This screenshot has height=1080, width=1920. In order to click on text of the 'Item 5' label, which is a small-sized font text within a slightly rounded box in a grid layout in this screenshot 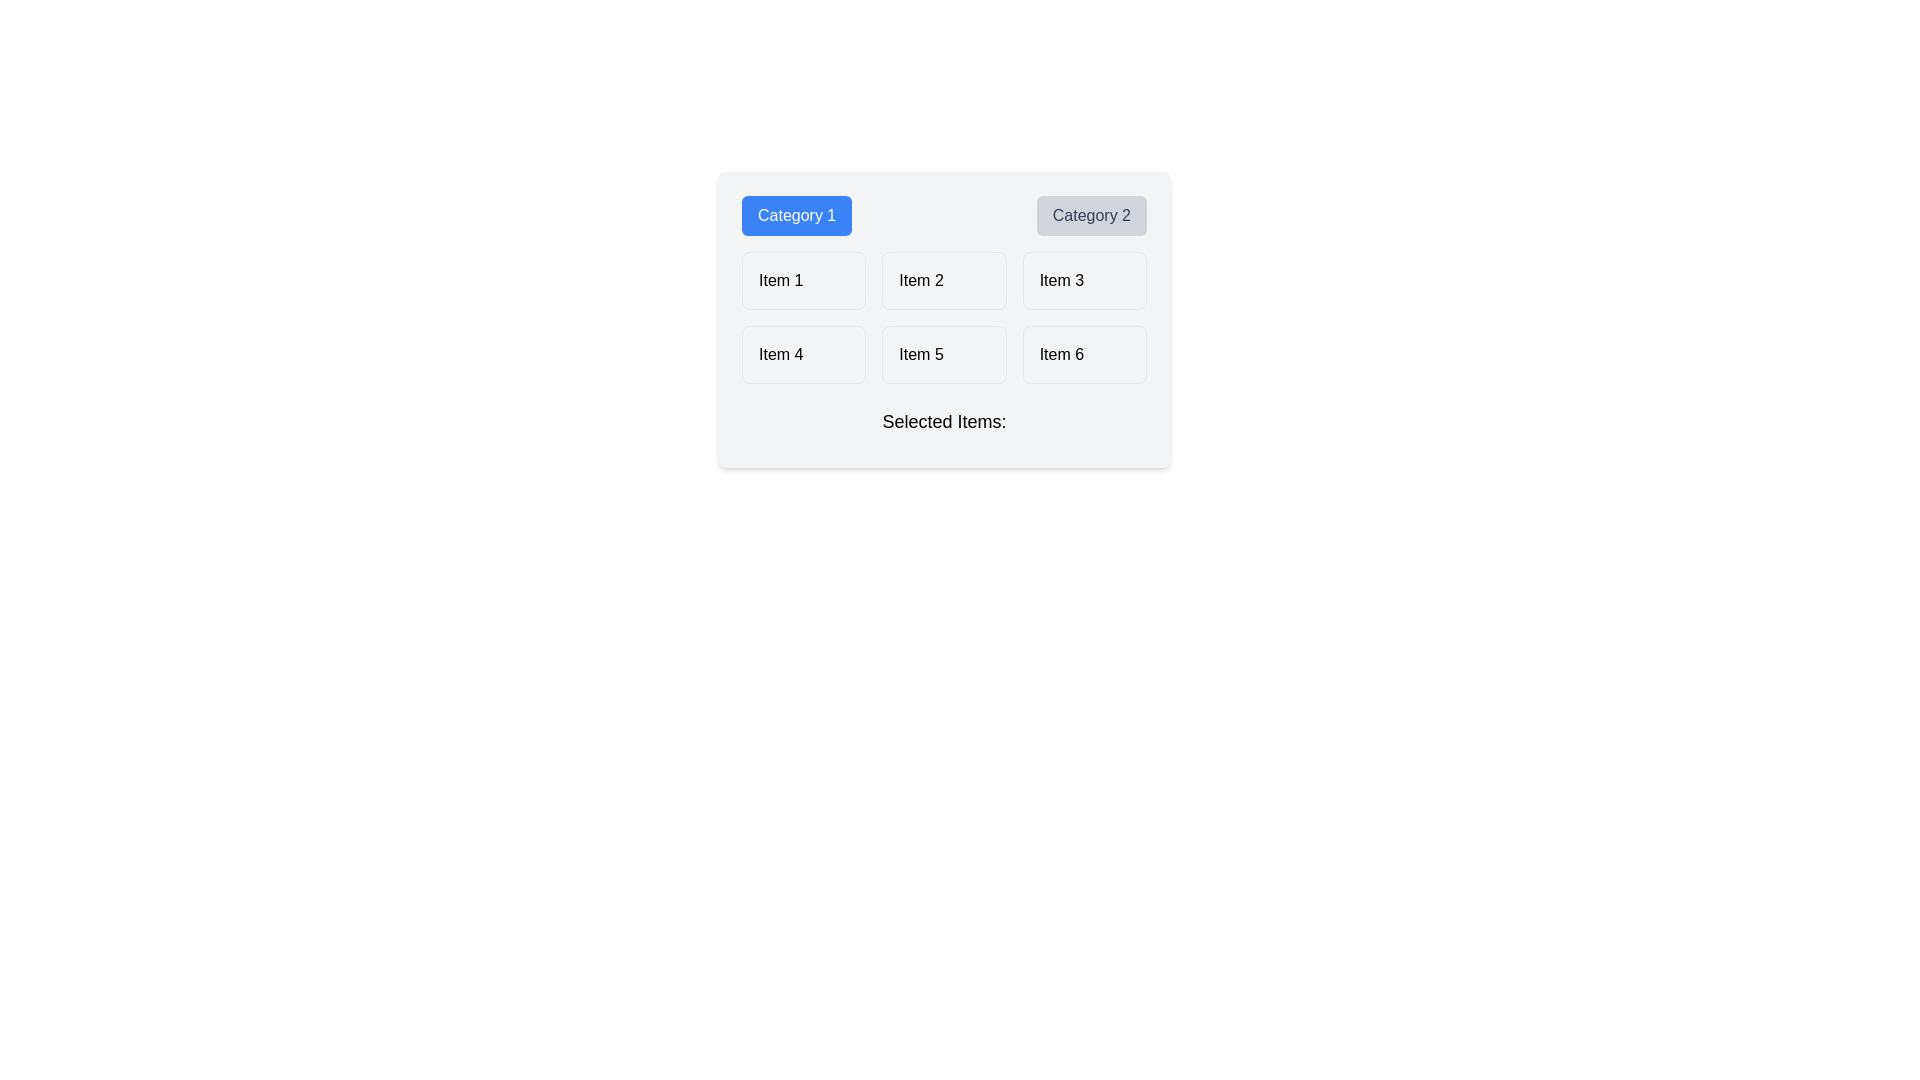, I will do `click(920, 353)`.